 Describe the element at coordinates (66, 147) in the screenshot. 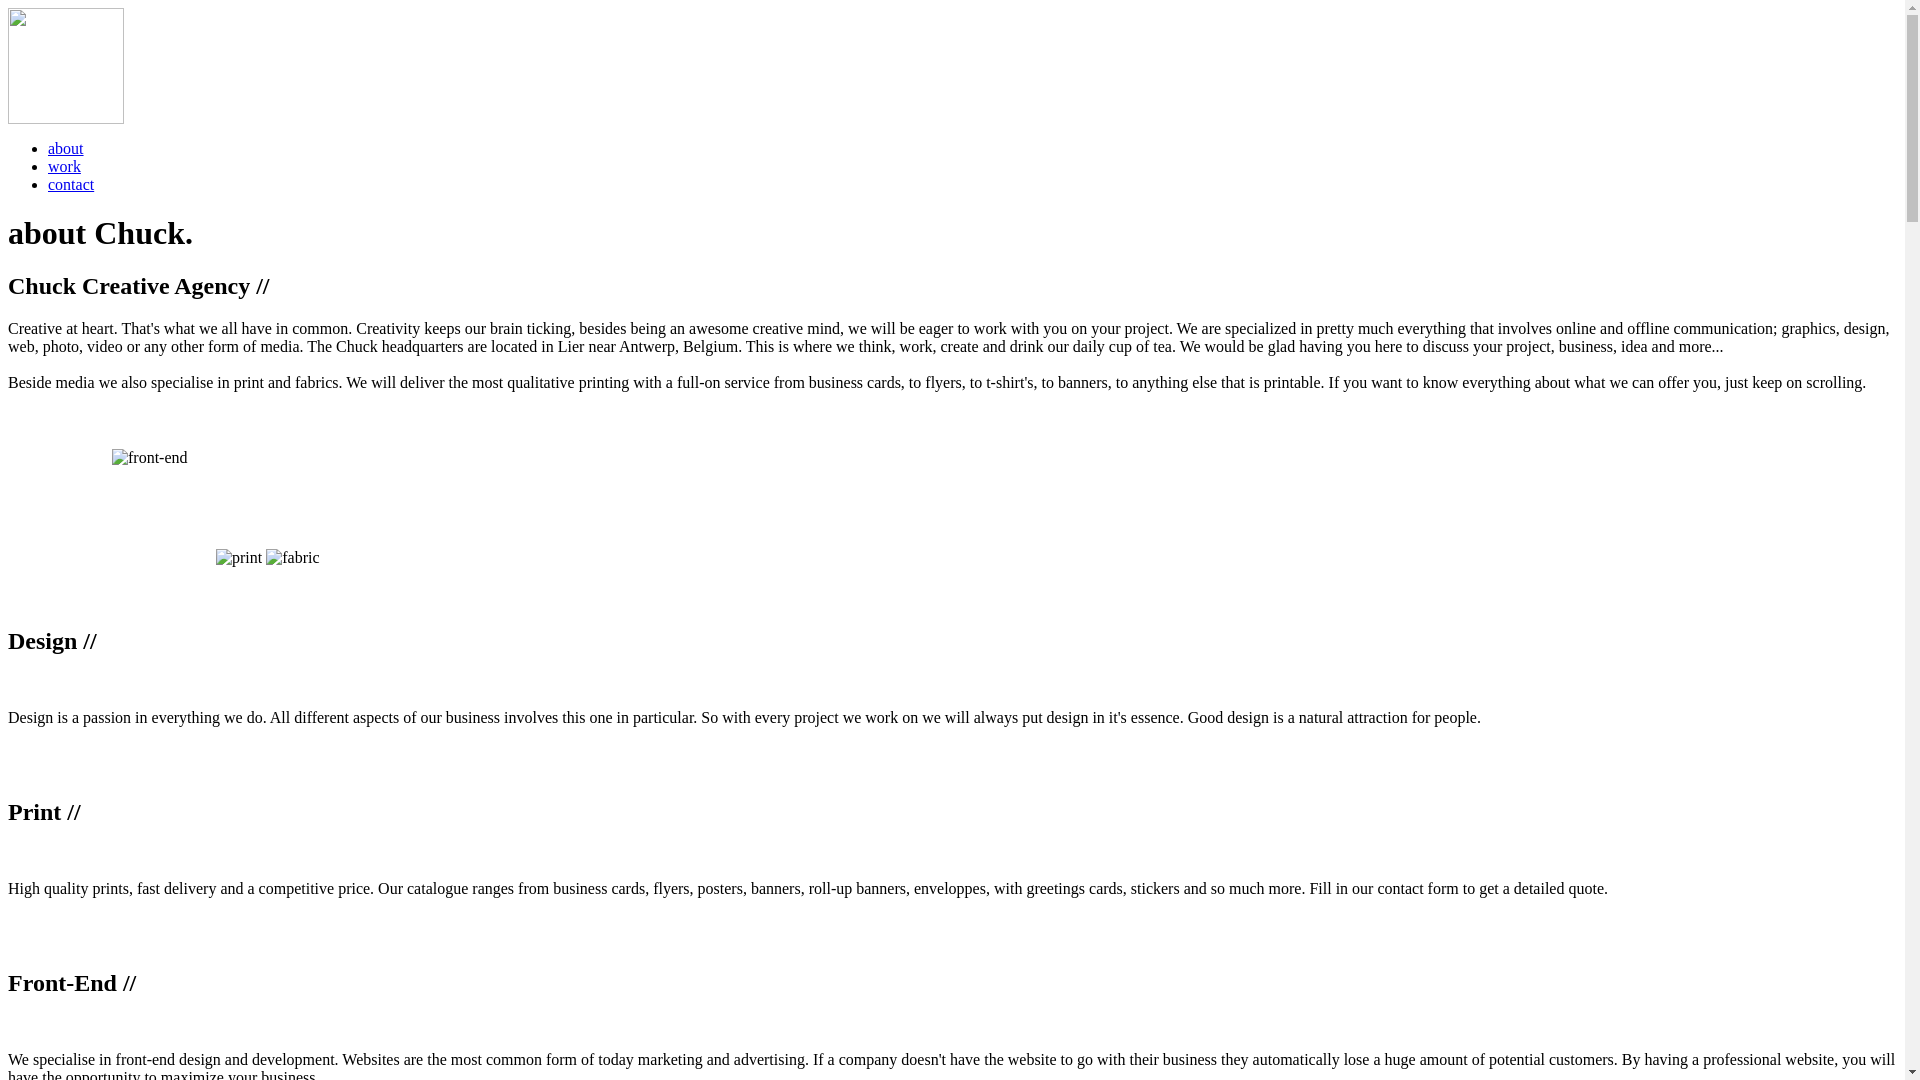

I see `'about'` at that location.